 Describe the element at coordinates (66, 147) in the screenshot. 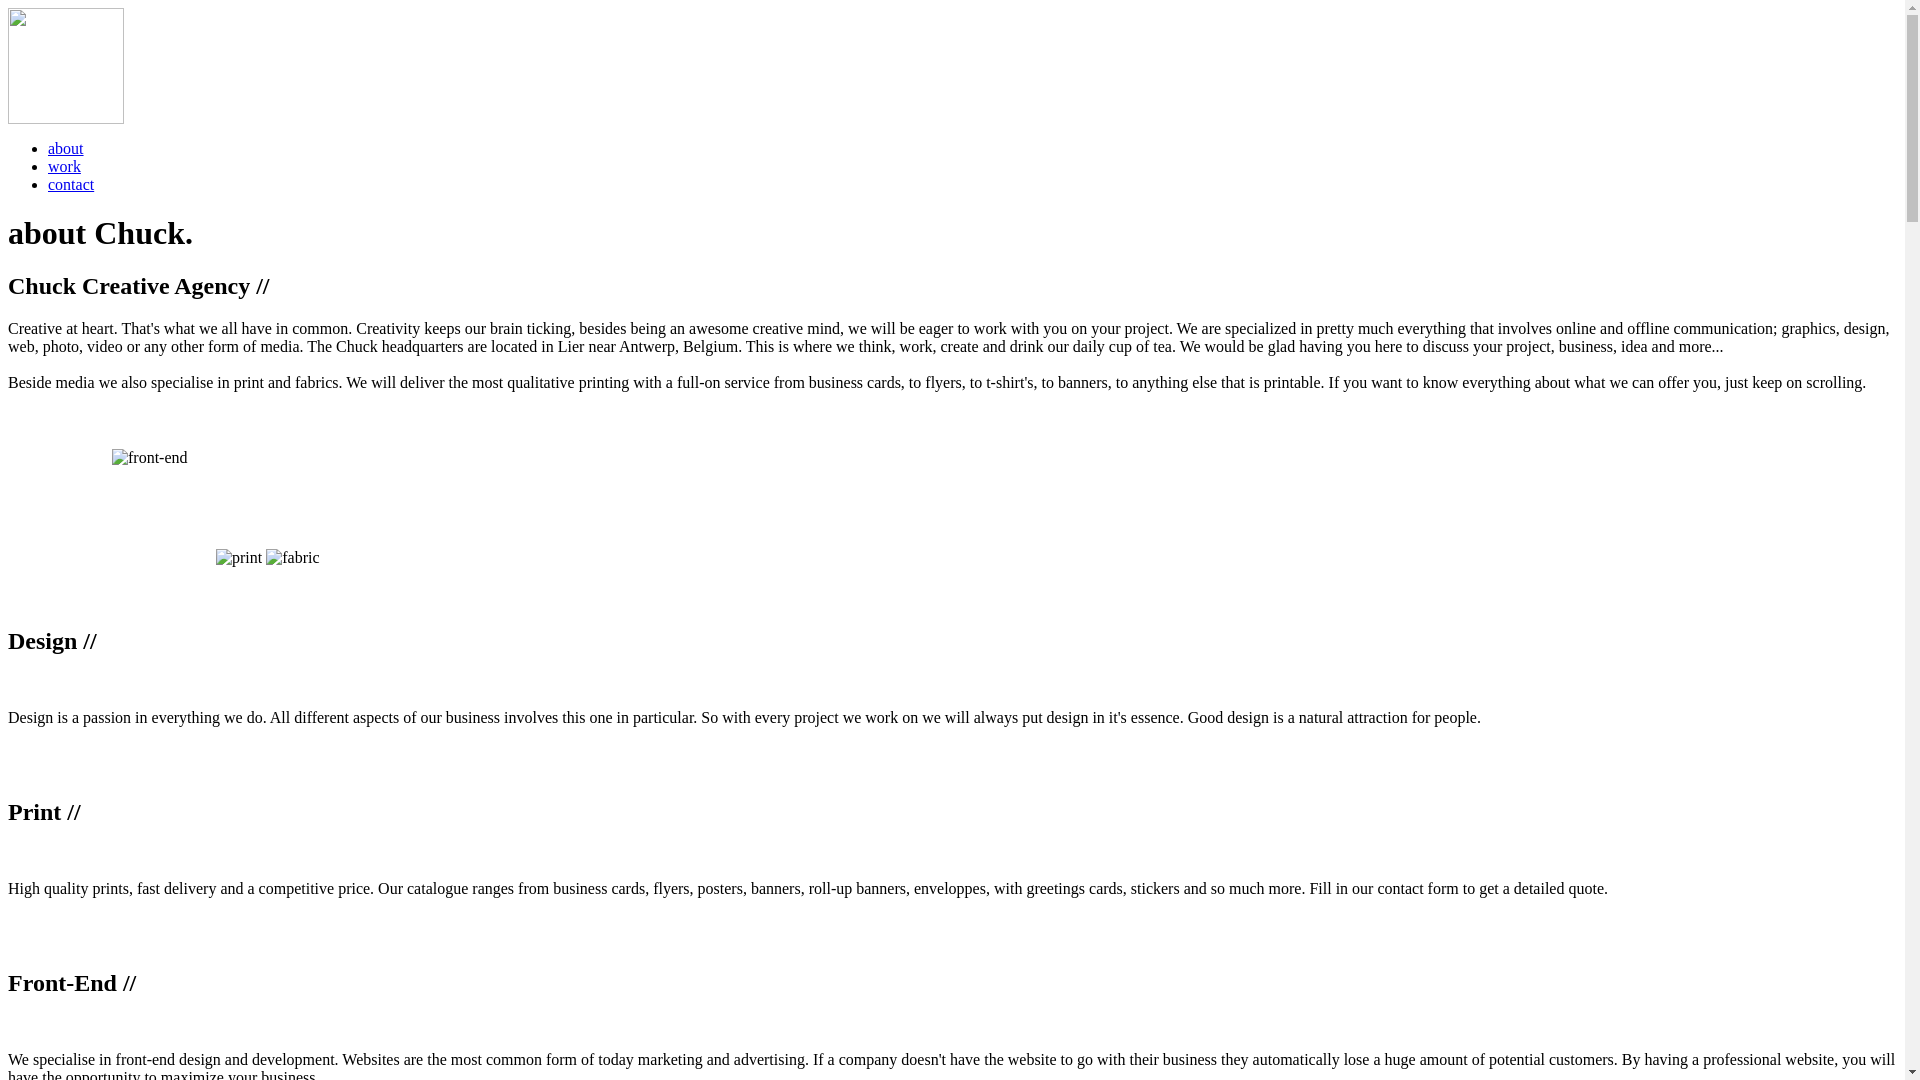

I see `'about'` at that location.